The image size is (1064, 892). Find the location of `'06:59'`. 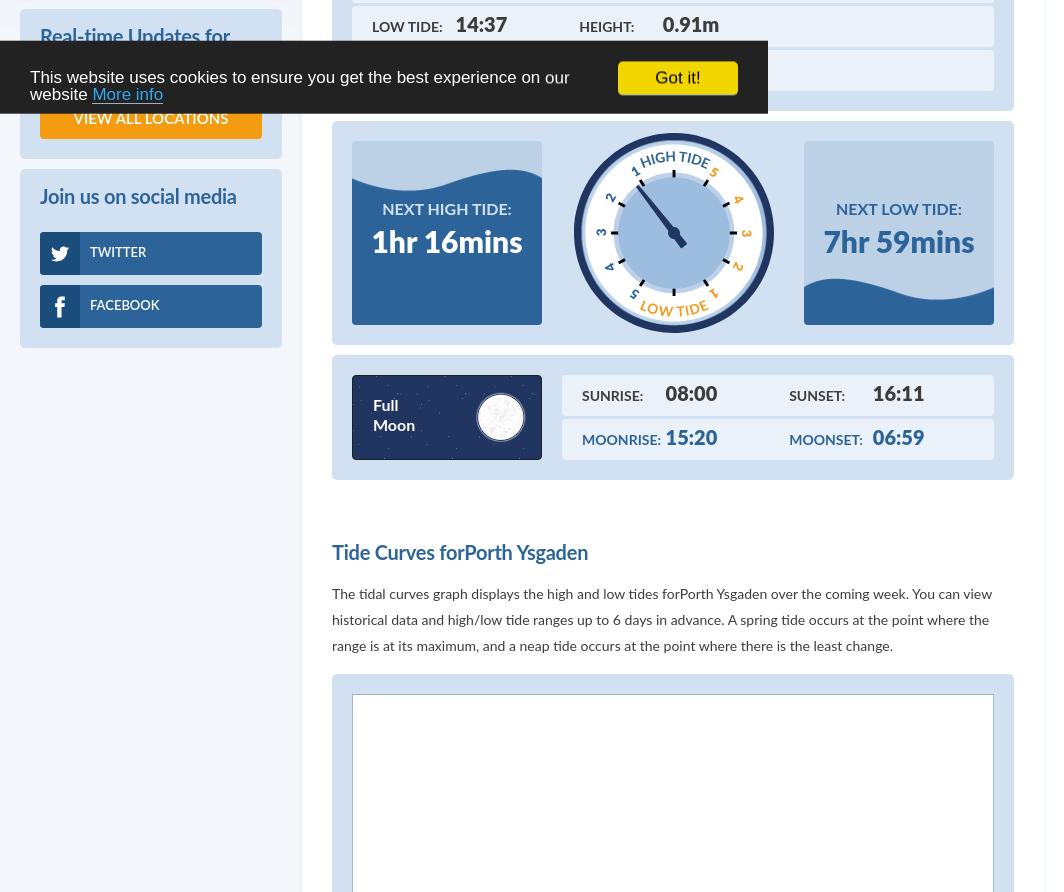

'06:59' is located at coordinates (898, 436).